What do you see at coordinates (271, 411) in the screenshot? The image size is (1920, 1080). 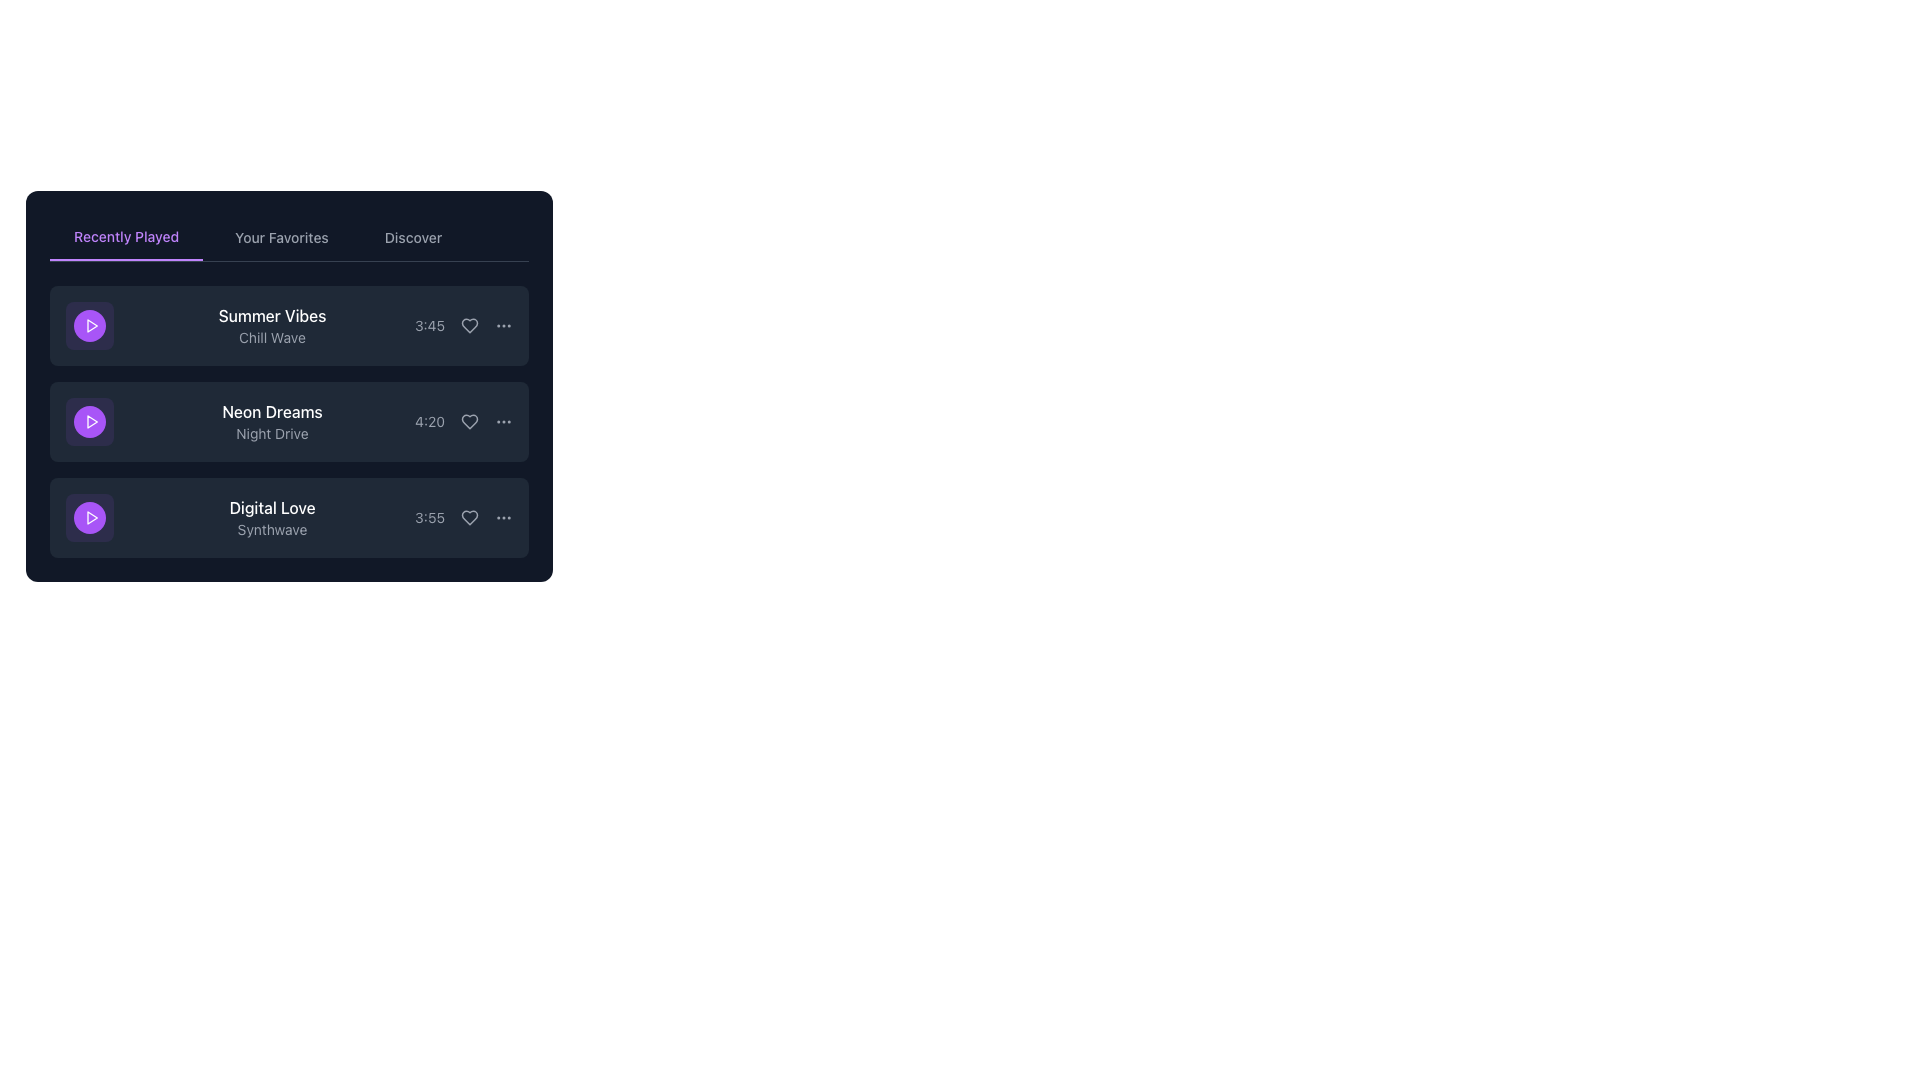 I see `the text label in the second row of the track list, which serves as a title or identifier for a media item, located above 'Night Drive' and to the right of the play button` at bounding box center [271, 411].